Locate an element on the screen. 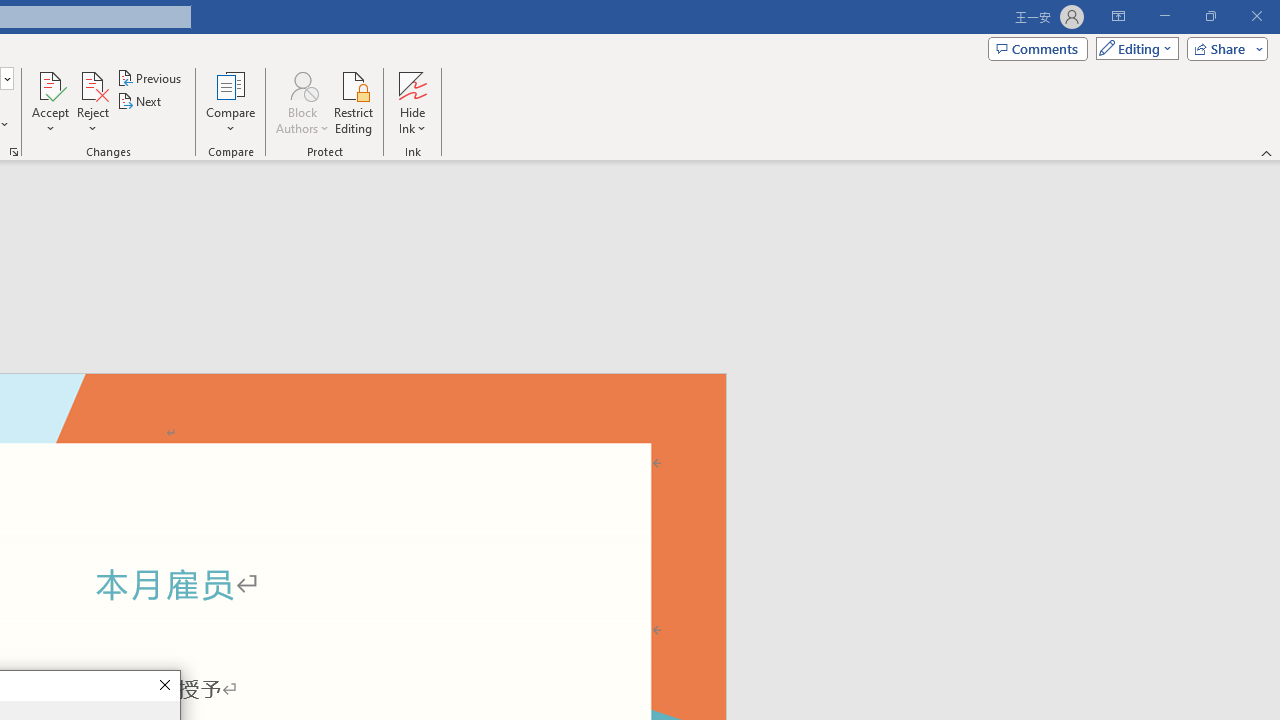  'Block Authors' is located at coordinates (301, 103).